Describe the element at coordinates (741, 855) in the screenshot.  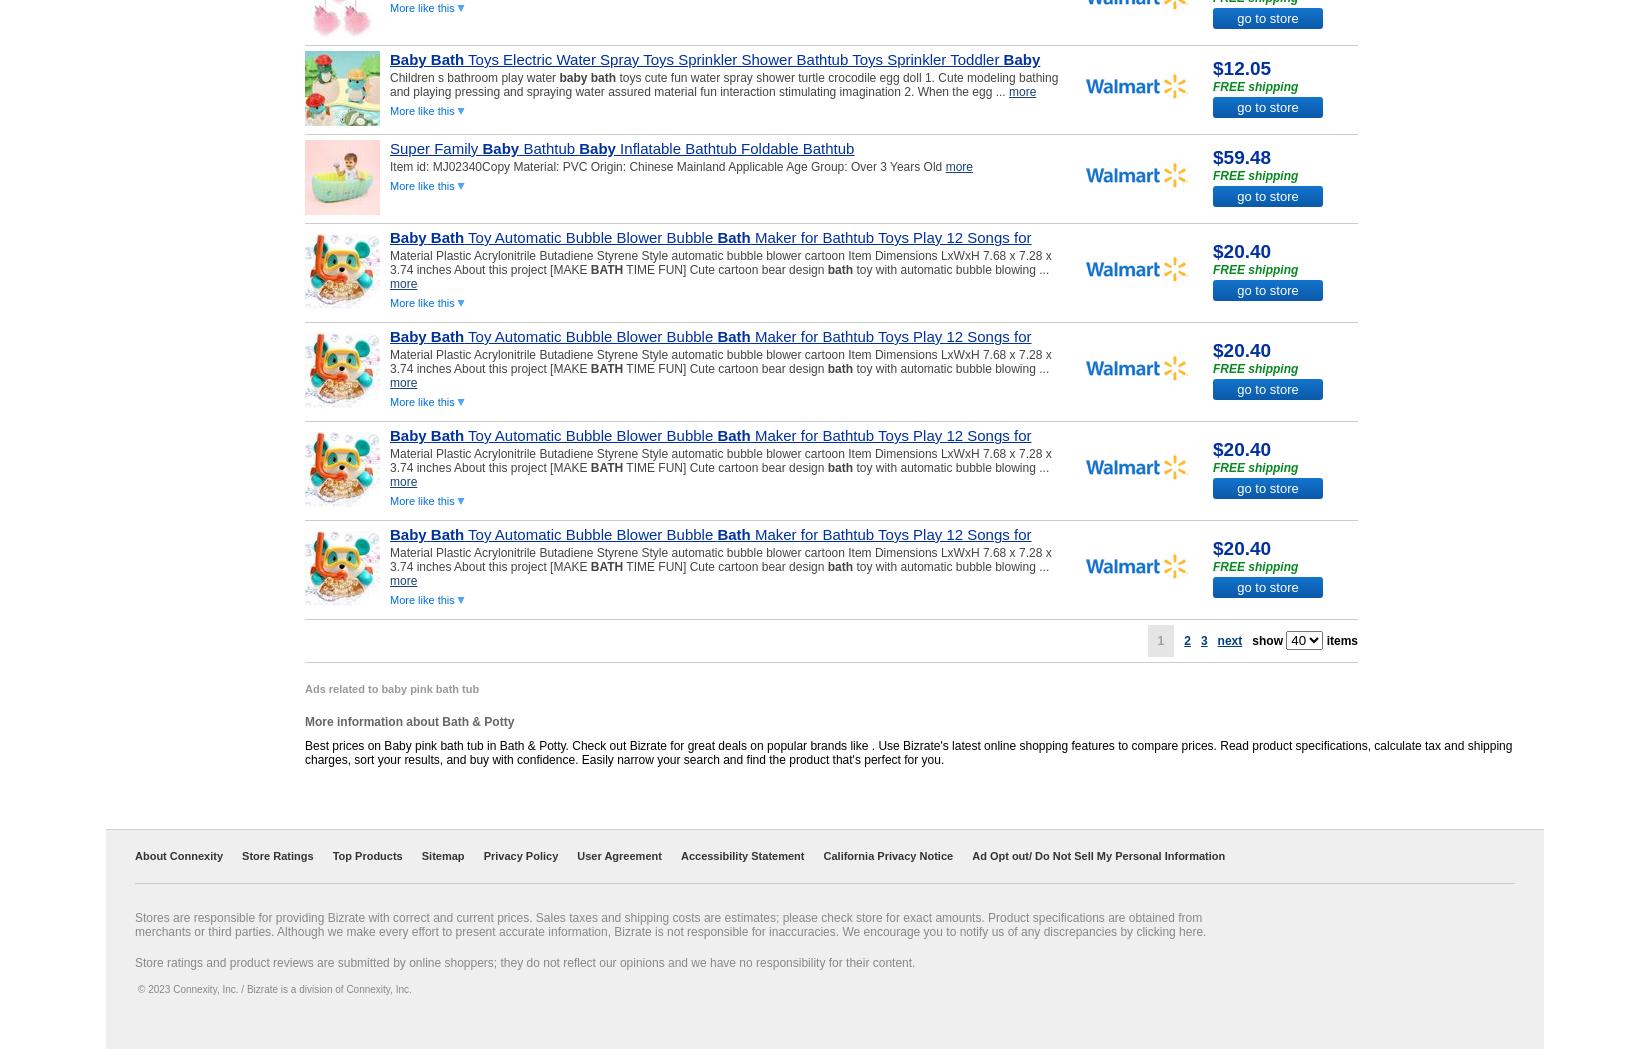
I see `'Accessibility Statement'` at that location.